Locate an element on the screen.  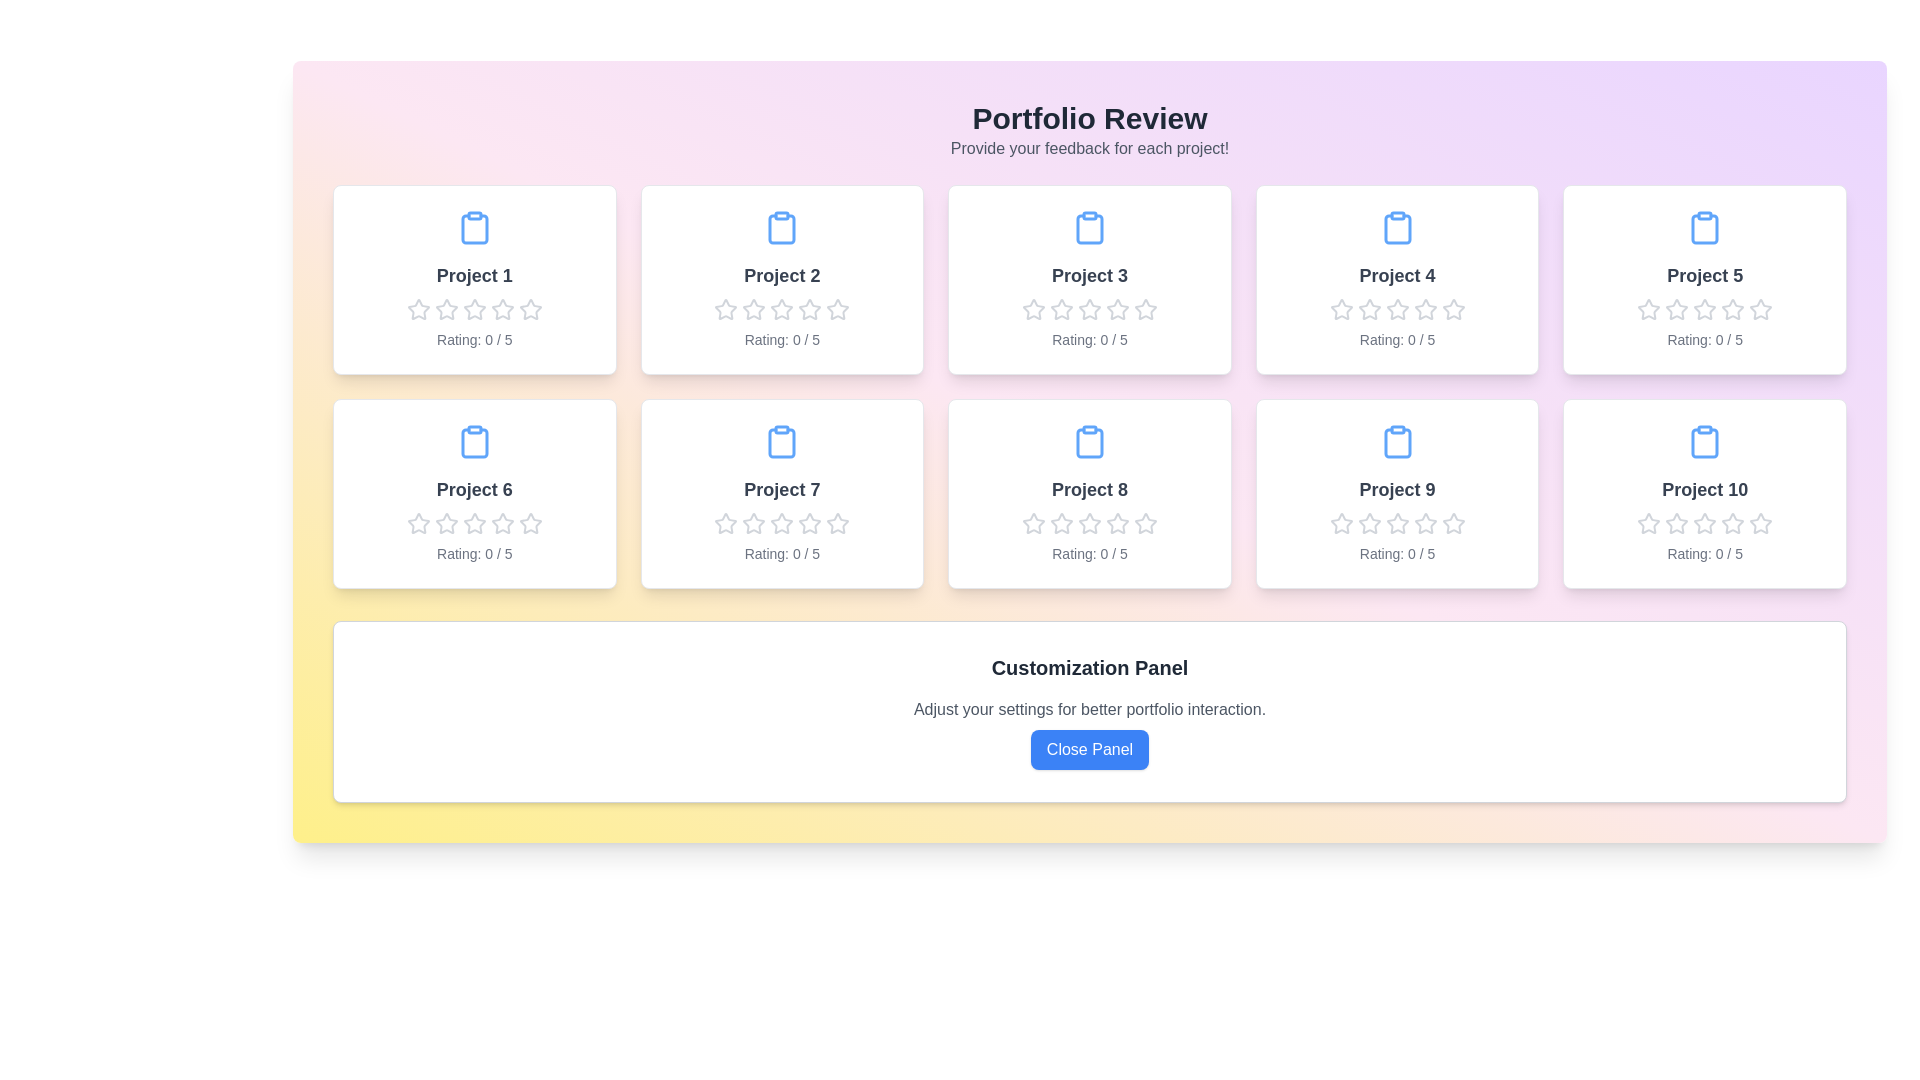
the clipboard icon of Project 1 is located at coordinates (473, 226).